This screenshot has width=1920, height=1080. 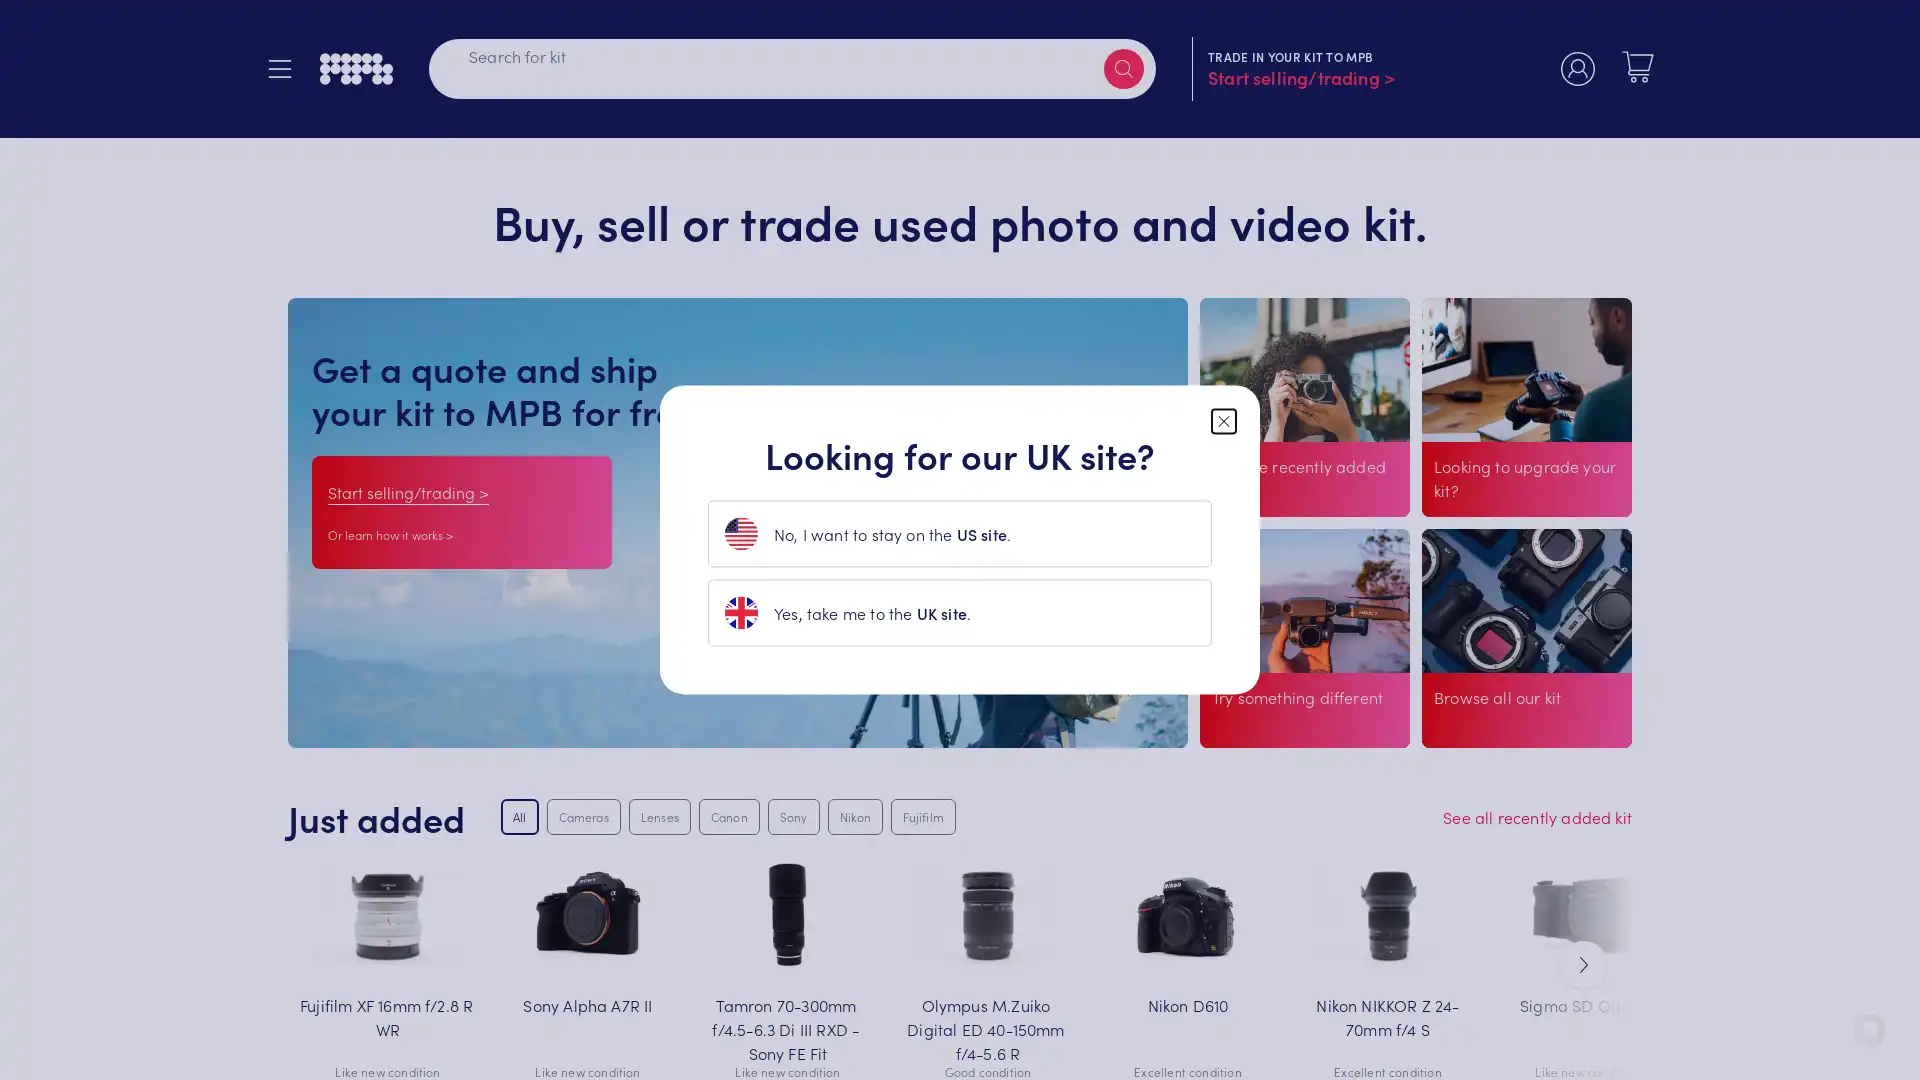 What do you see at coordinates (1637, 68) in the screenshot?
I see `Cart` at bounding box center [1637, 68].